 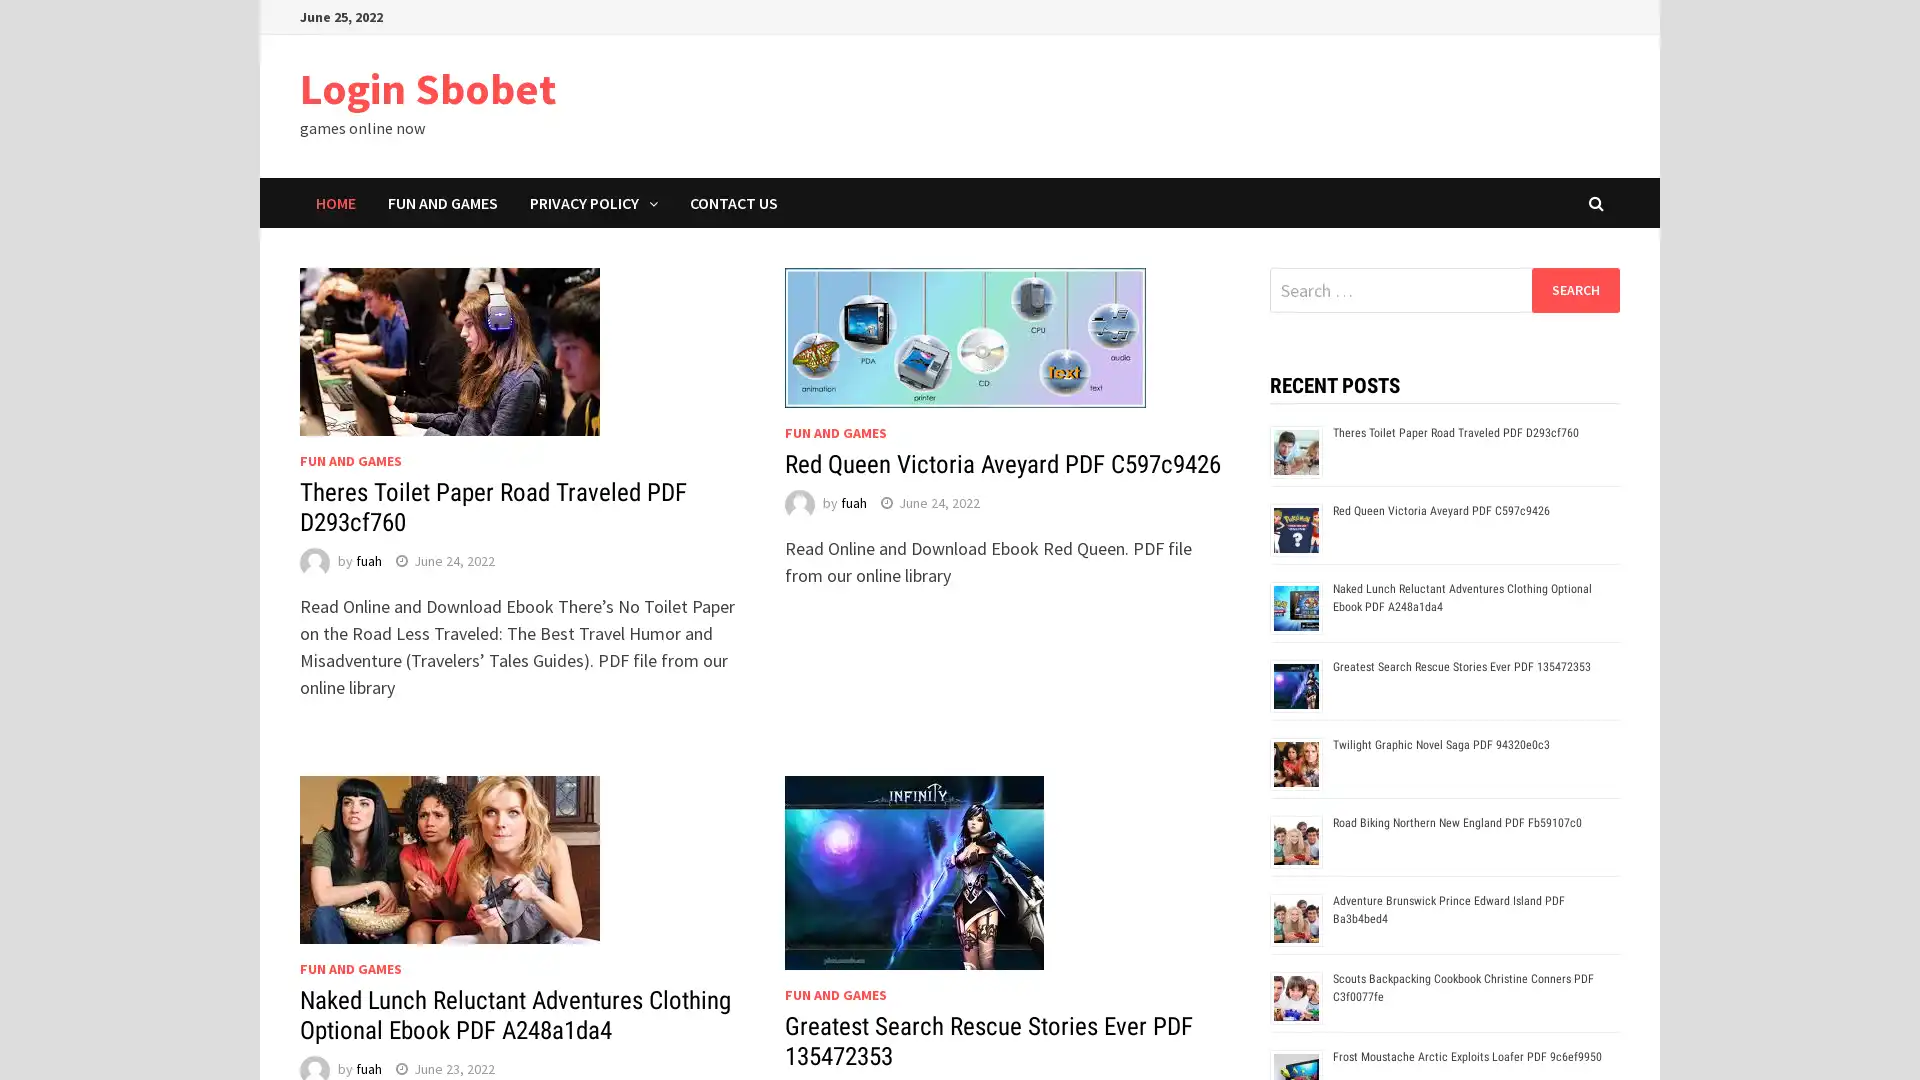 I want to click on Search, so click(x=1574, y=289).